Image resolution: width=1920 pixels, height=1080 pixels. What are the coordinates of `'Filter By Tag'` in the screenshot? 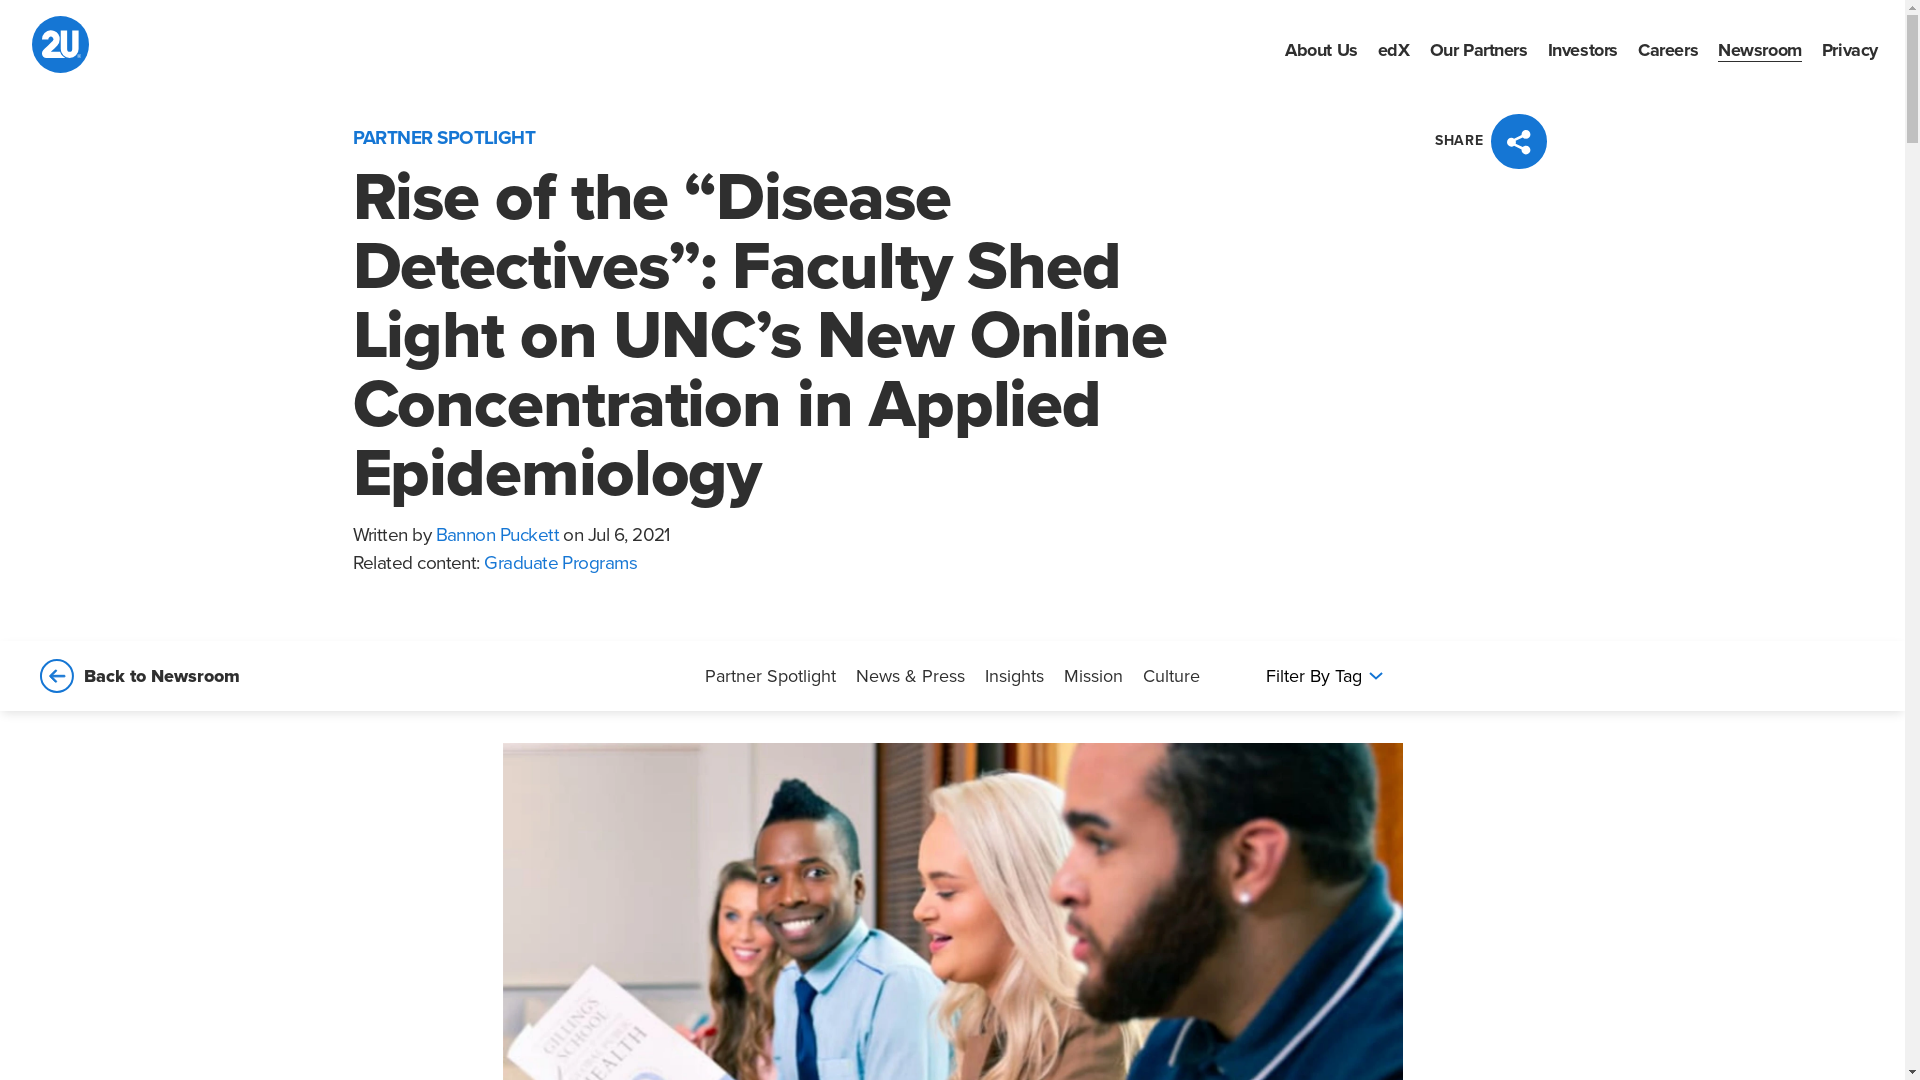 It's located at (1323, 675).